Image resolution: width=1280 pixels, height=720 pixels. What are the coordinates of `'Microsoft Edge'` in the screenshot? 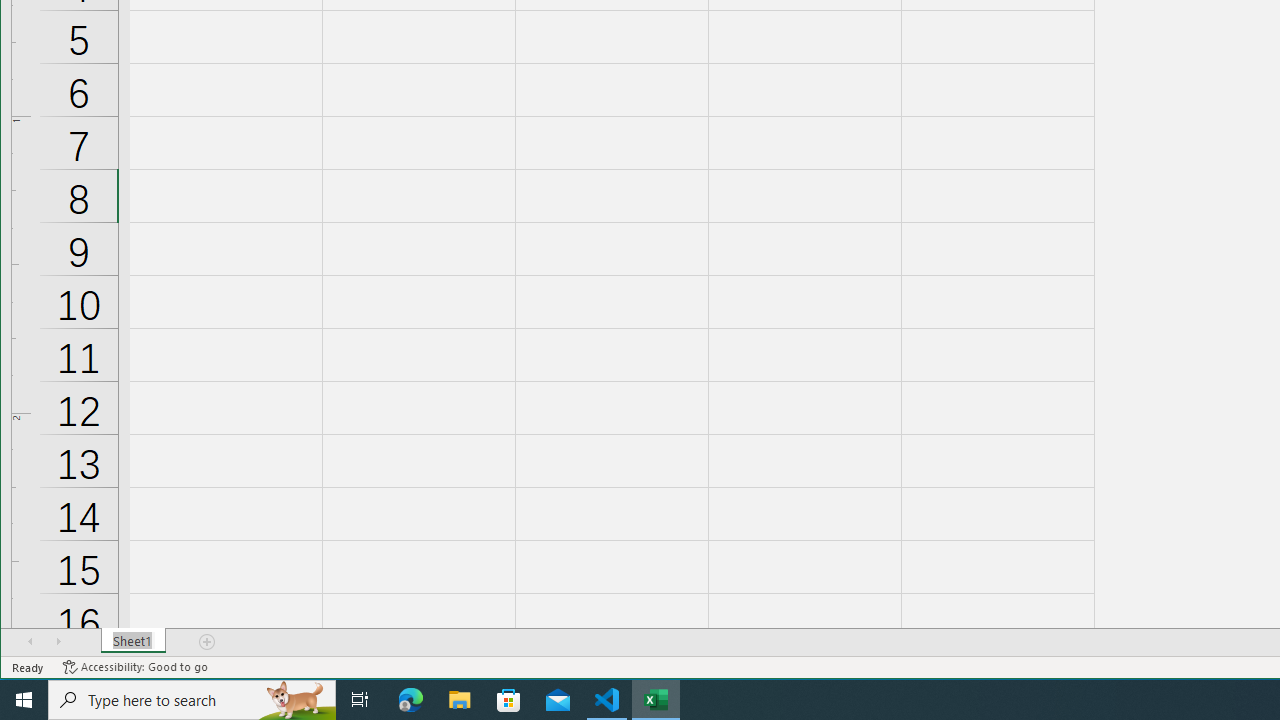 It's located at (410, 698).